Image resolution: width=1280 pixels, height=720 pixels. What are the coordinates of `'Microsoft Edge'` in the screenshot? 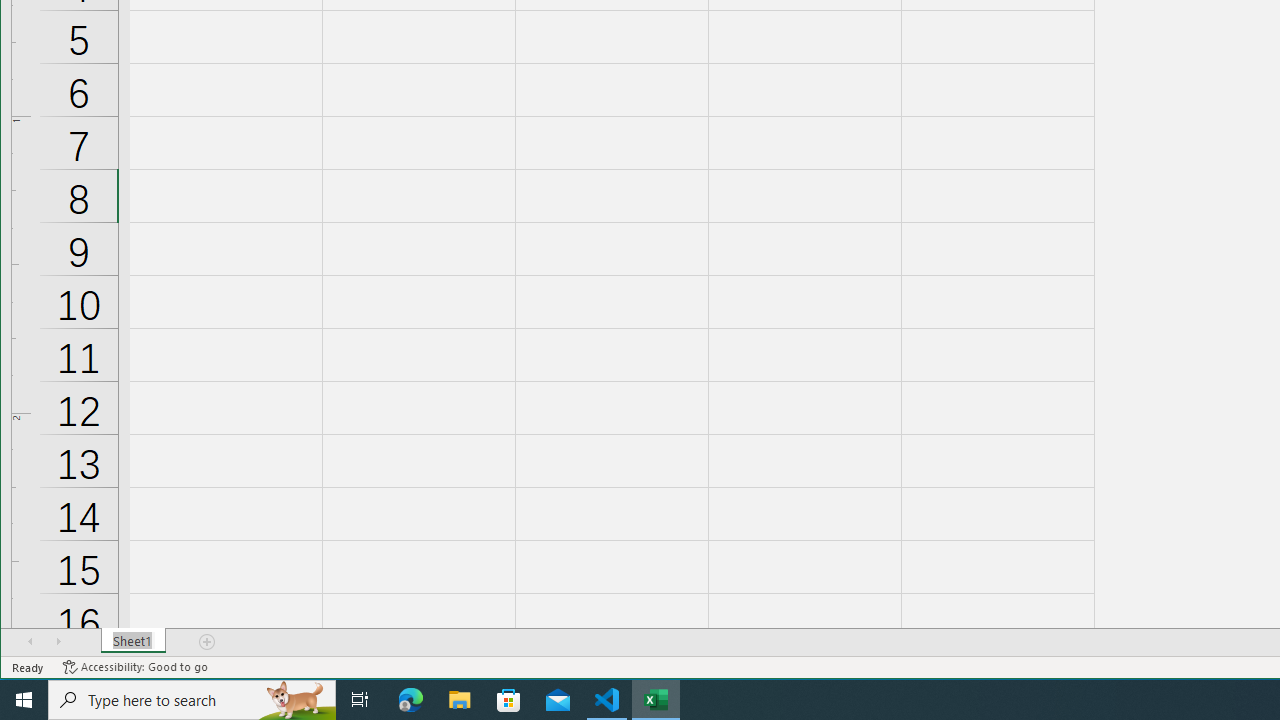 It's located at (410, 698).